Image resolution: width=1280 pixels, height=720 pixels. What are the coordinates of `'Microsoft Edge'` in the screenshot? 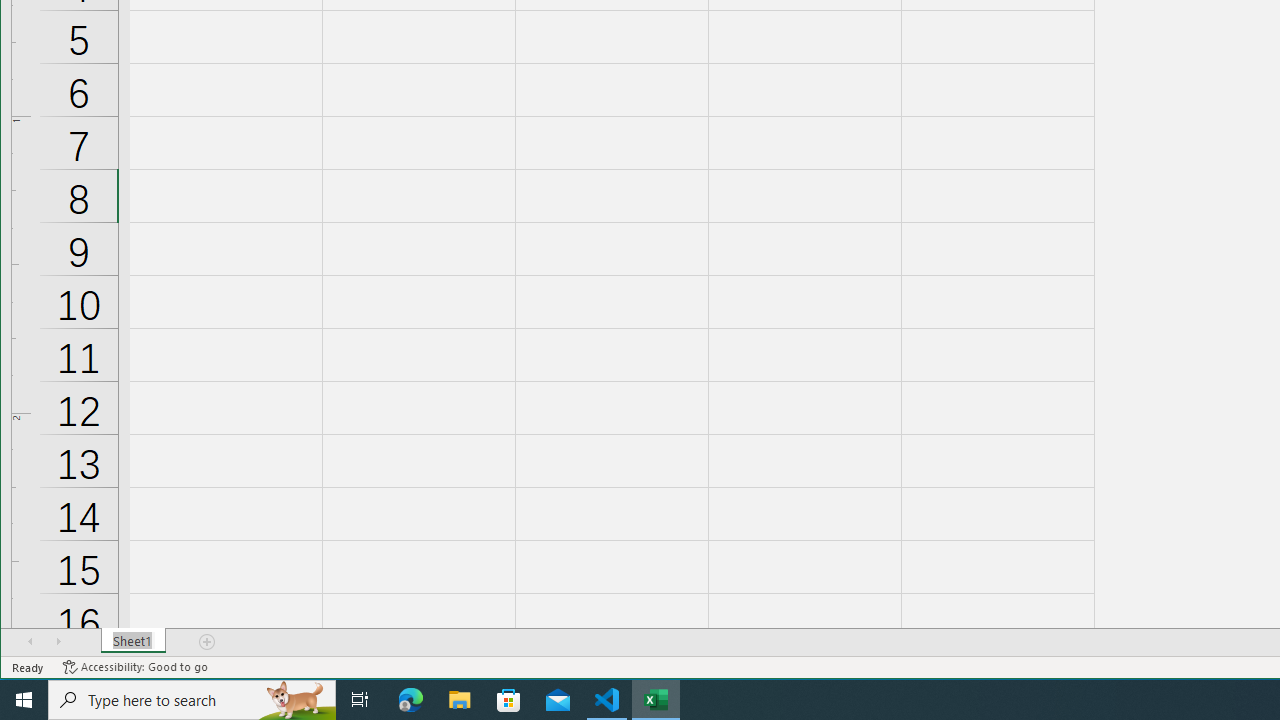 It's located at (410, 698).